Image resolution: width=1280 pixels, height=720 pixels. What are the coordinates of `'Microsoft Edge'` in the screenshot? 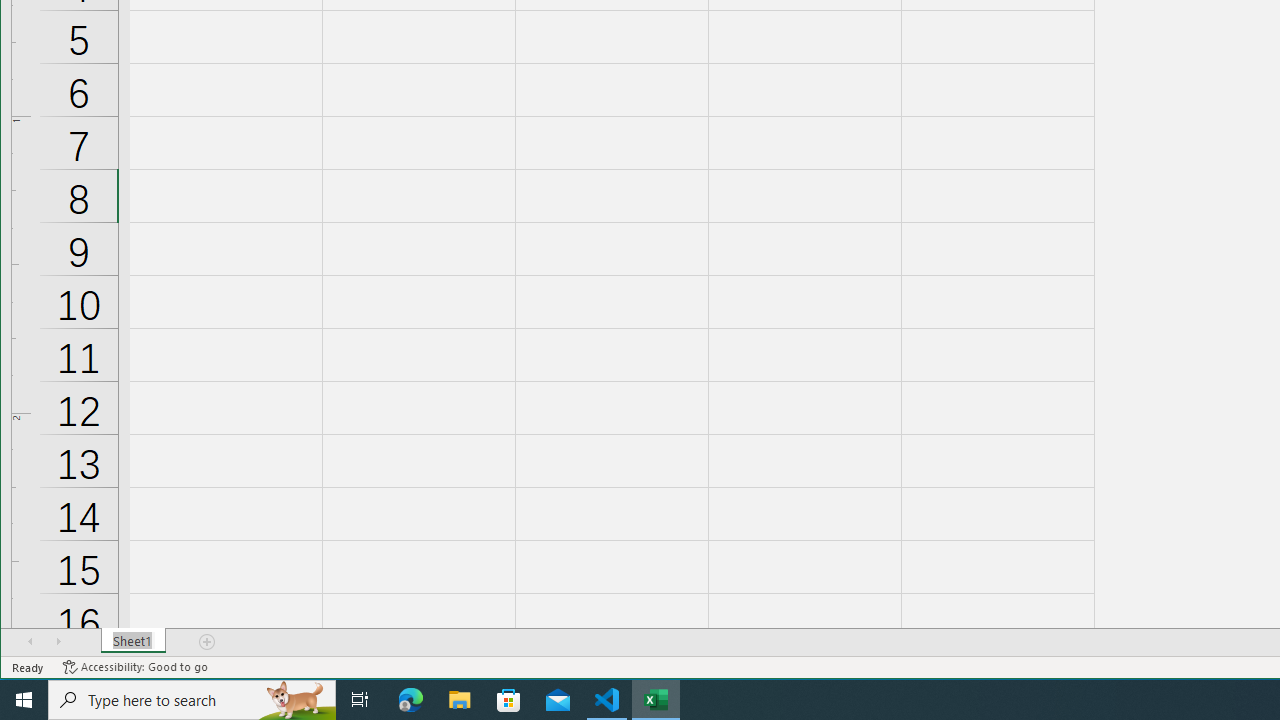 It's located at (410, 698).